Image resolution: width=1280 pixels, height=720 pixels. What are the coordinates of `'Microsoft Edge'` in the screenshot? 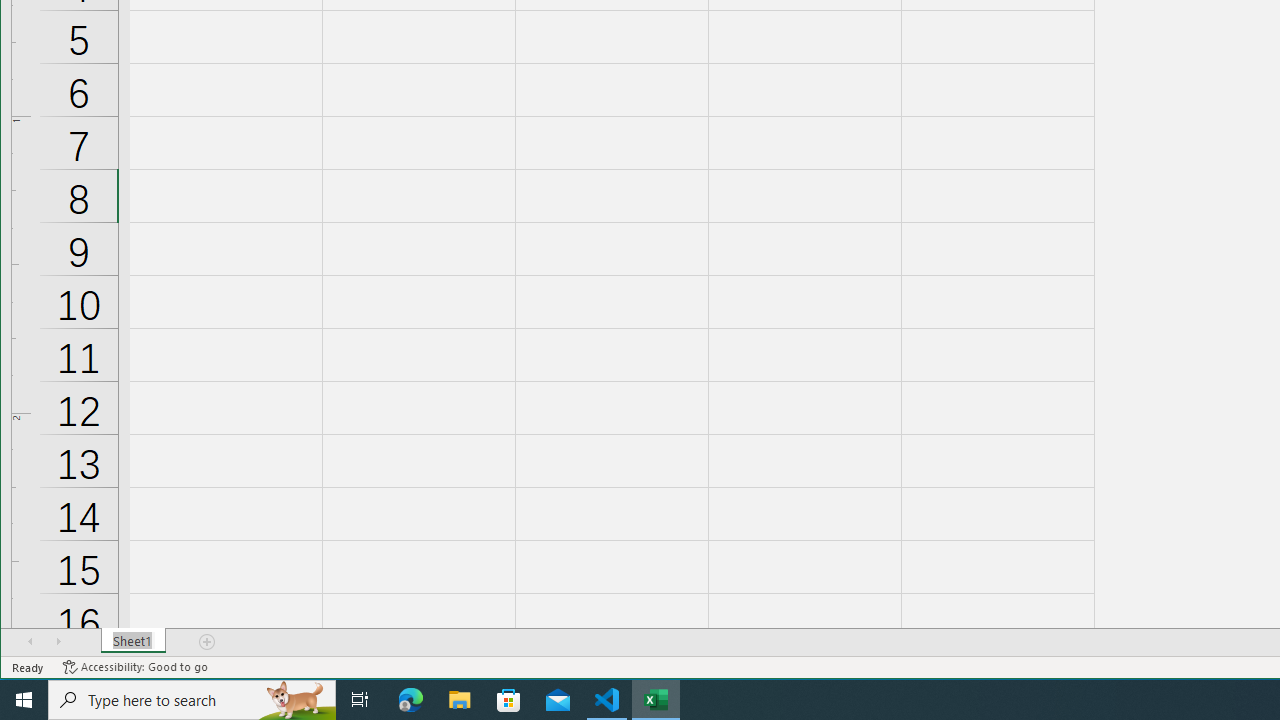 It's located at (410, 698).